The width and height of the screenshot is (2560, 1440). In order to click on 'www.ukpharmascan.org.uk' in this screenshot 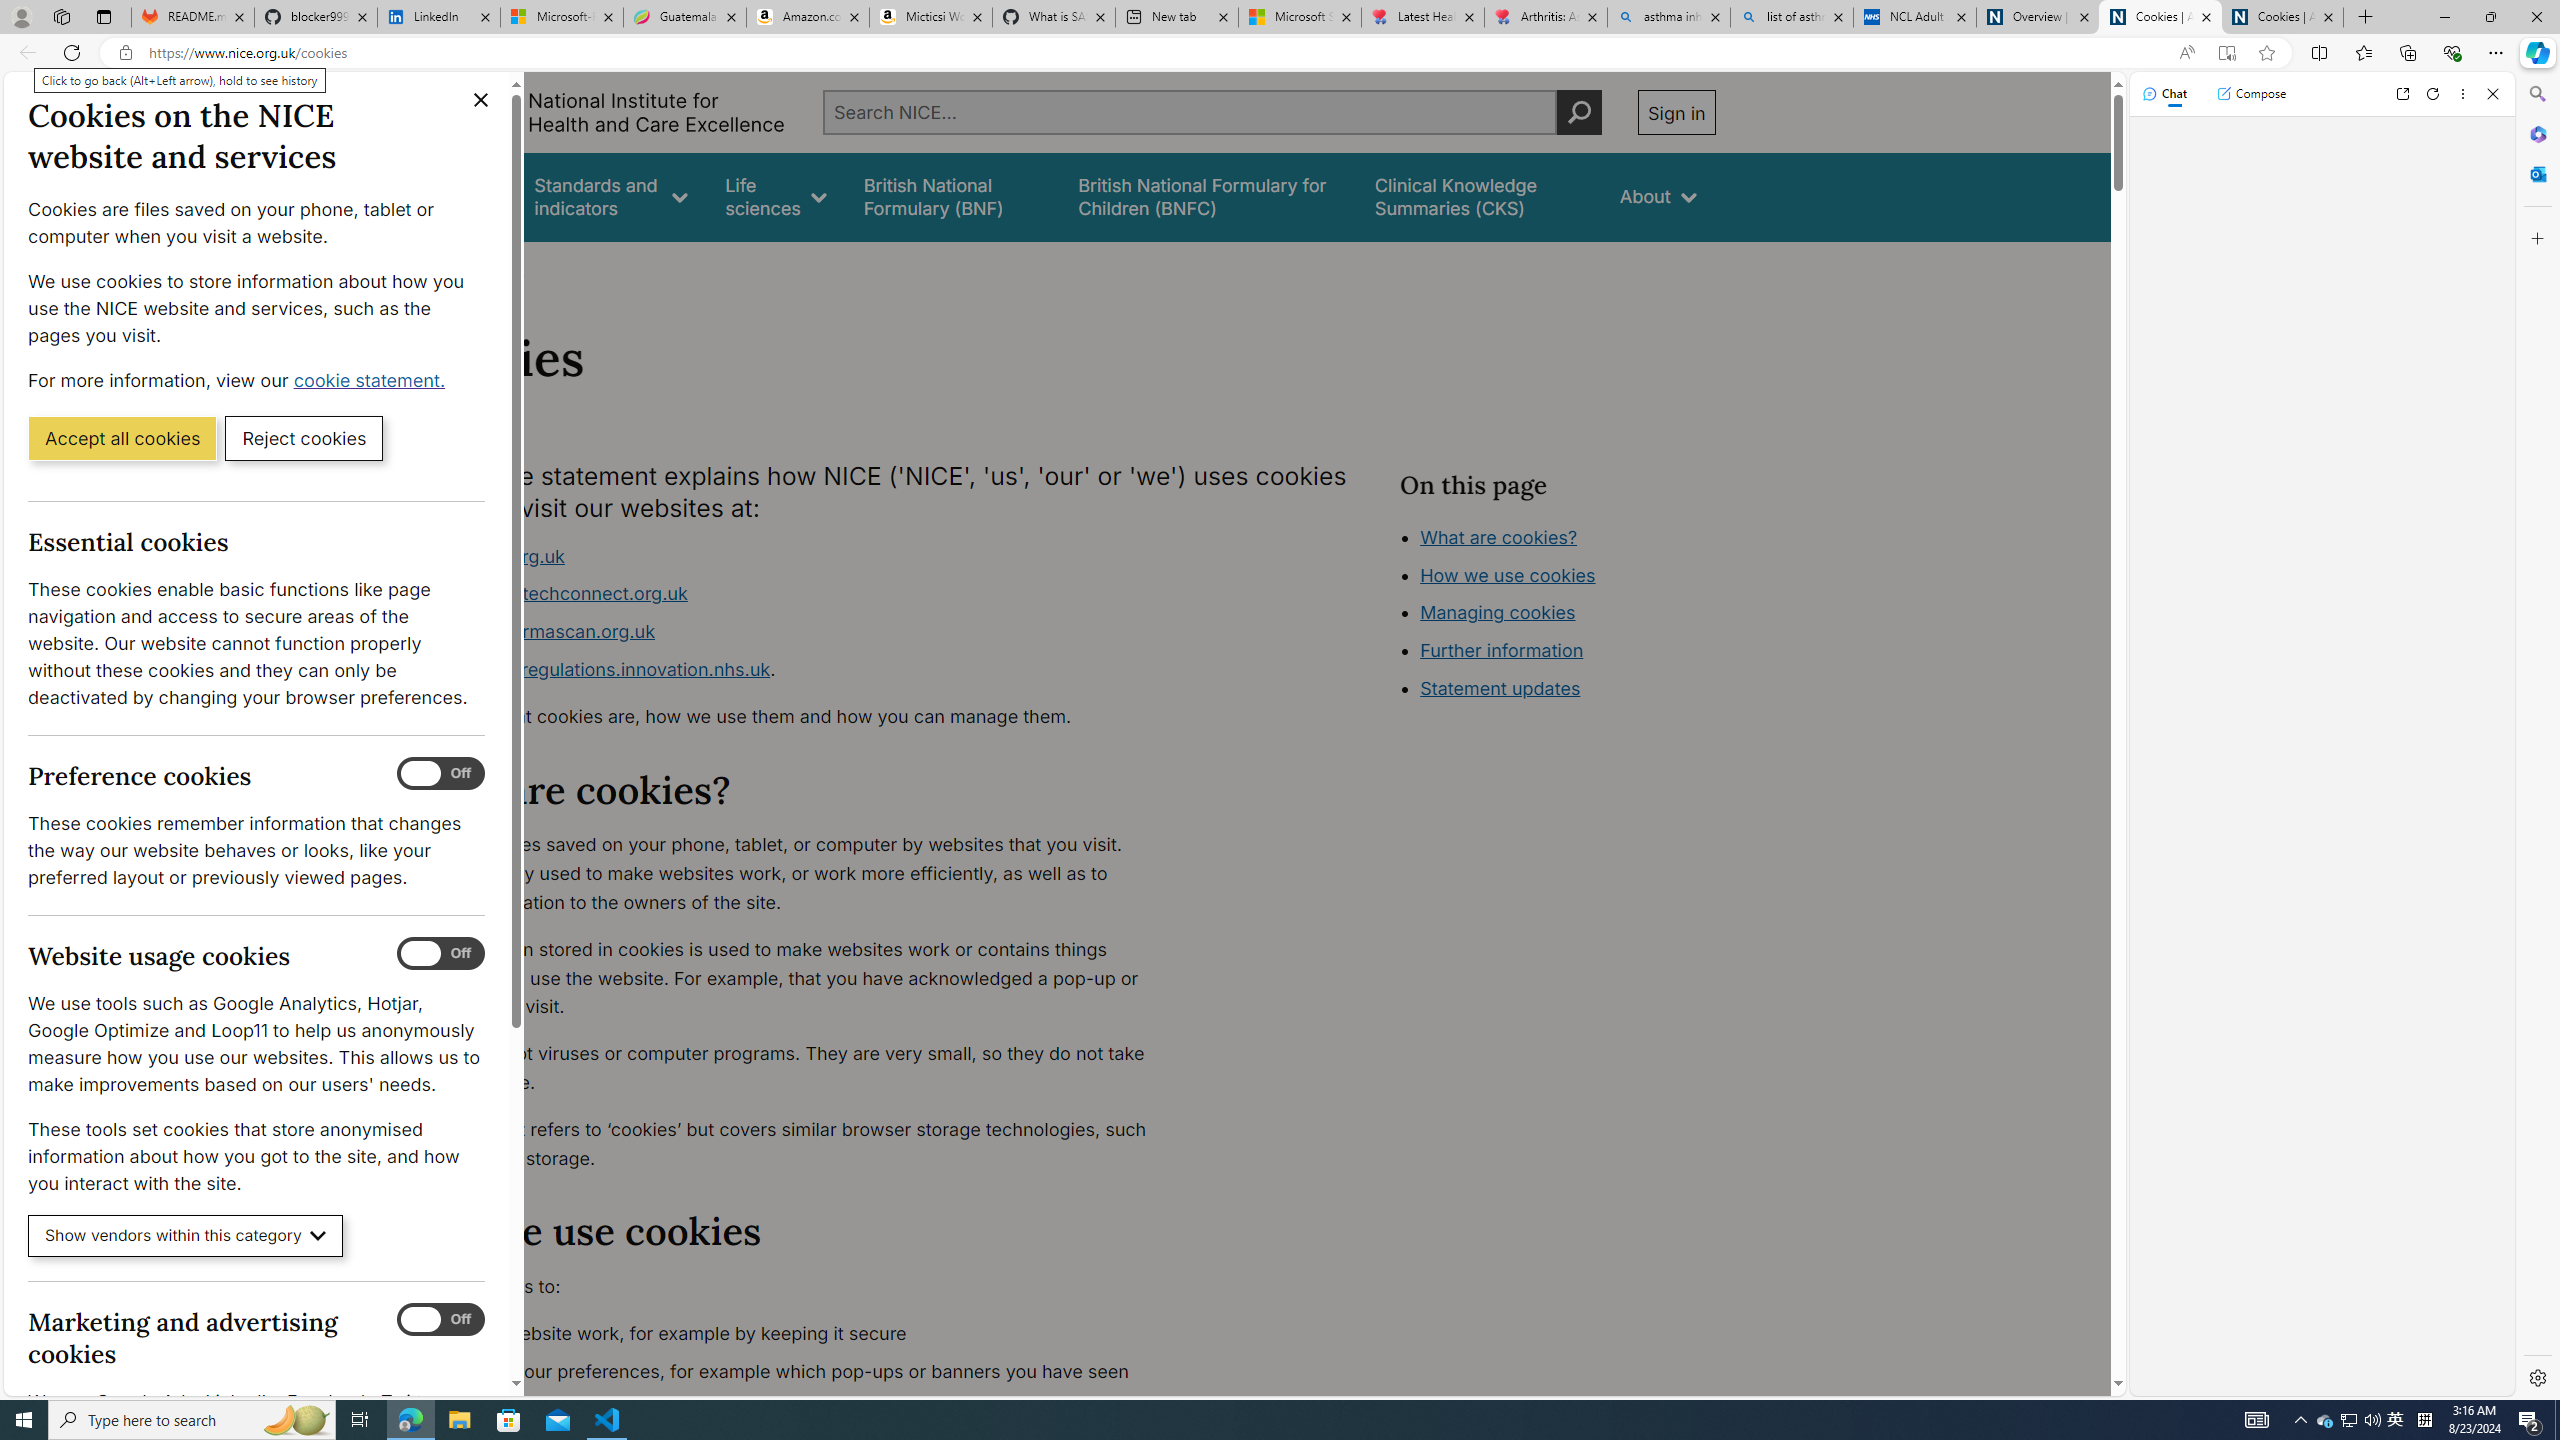, I will do `click(537, 631)`.